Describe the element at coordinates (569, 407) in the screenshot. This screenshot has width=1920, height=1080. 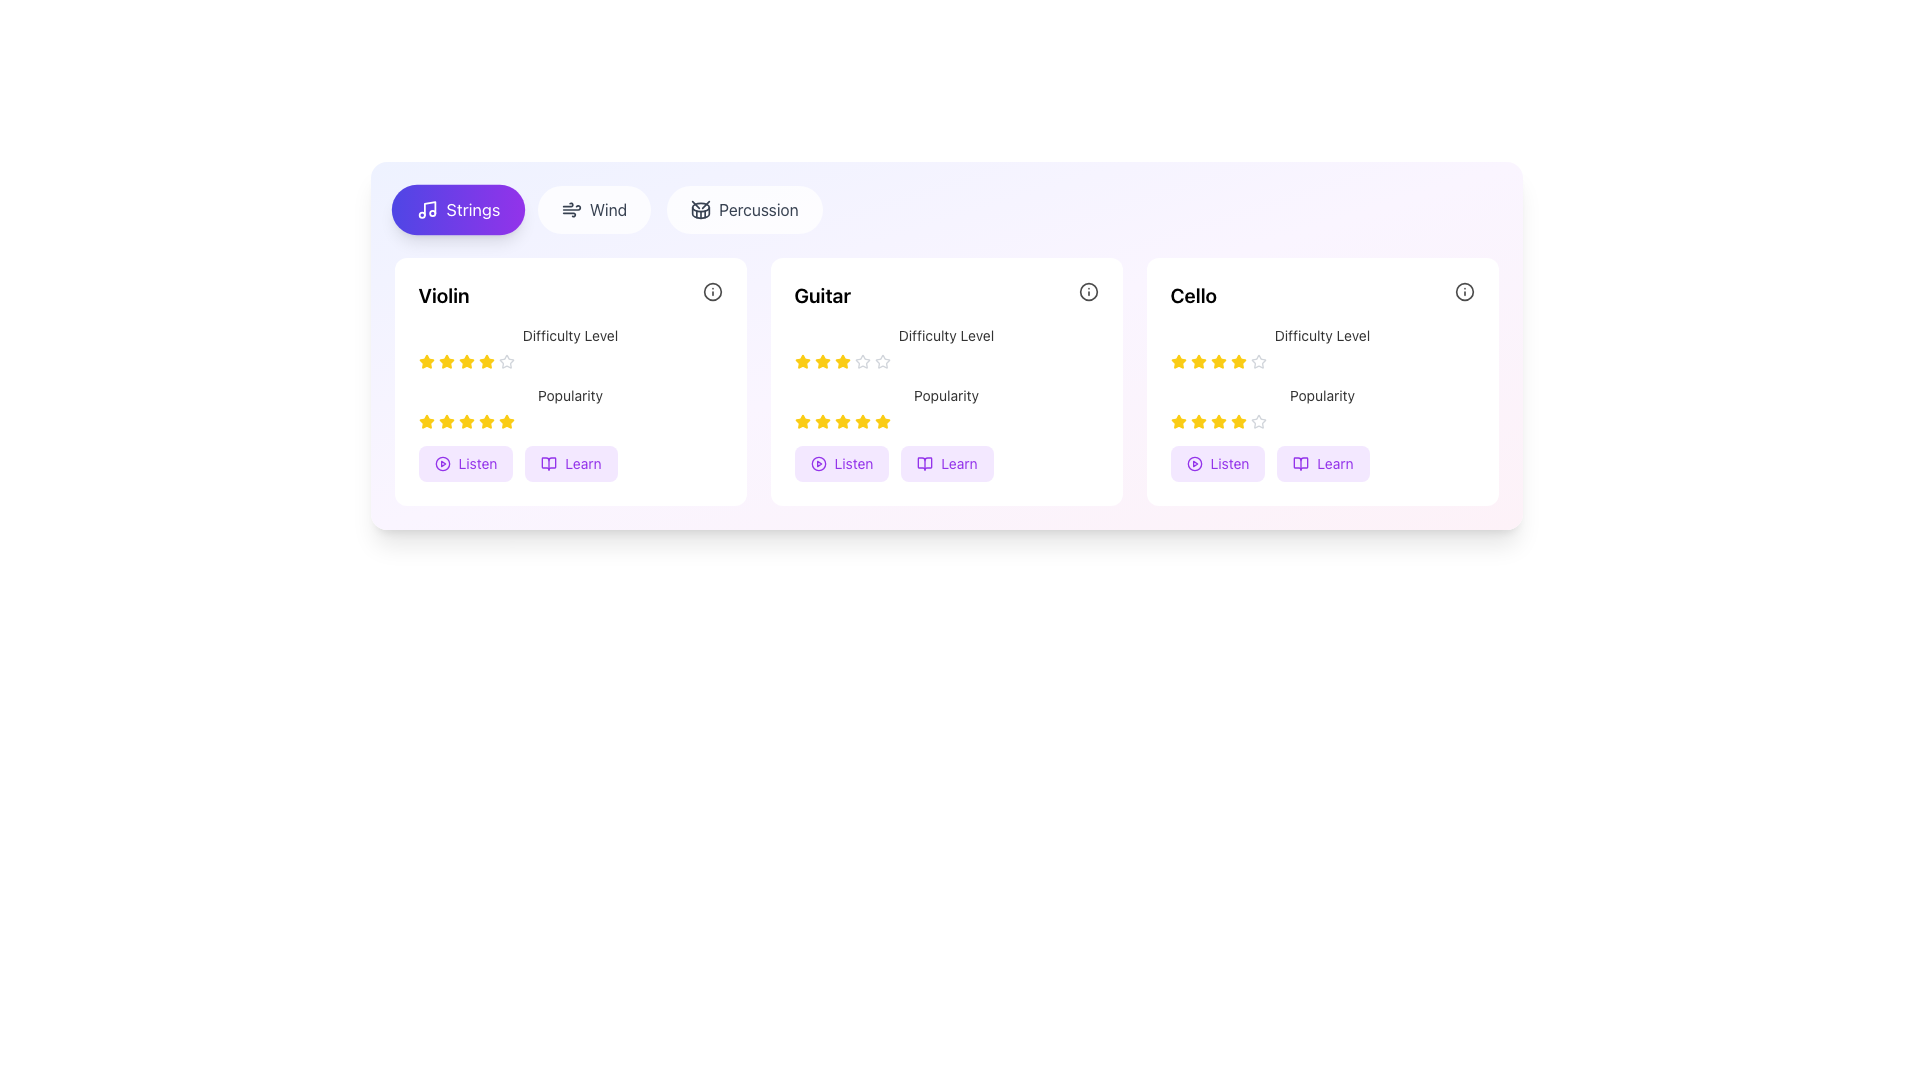
I see `the popularity rating displayed by the label with filled yellow stars in the middle field of the 'Violin' section, located between the 'Difficulty Level' section and the 'Listen' and 'Learn' buttons` at that location.